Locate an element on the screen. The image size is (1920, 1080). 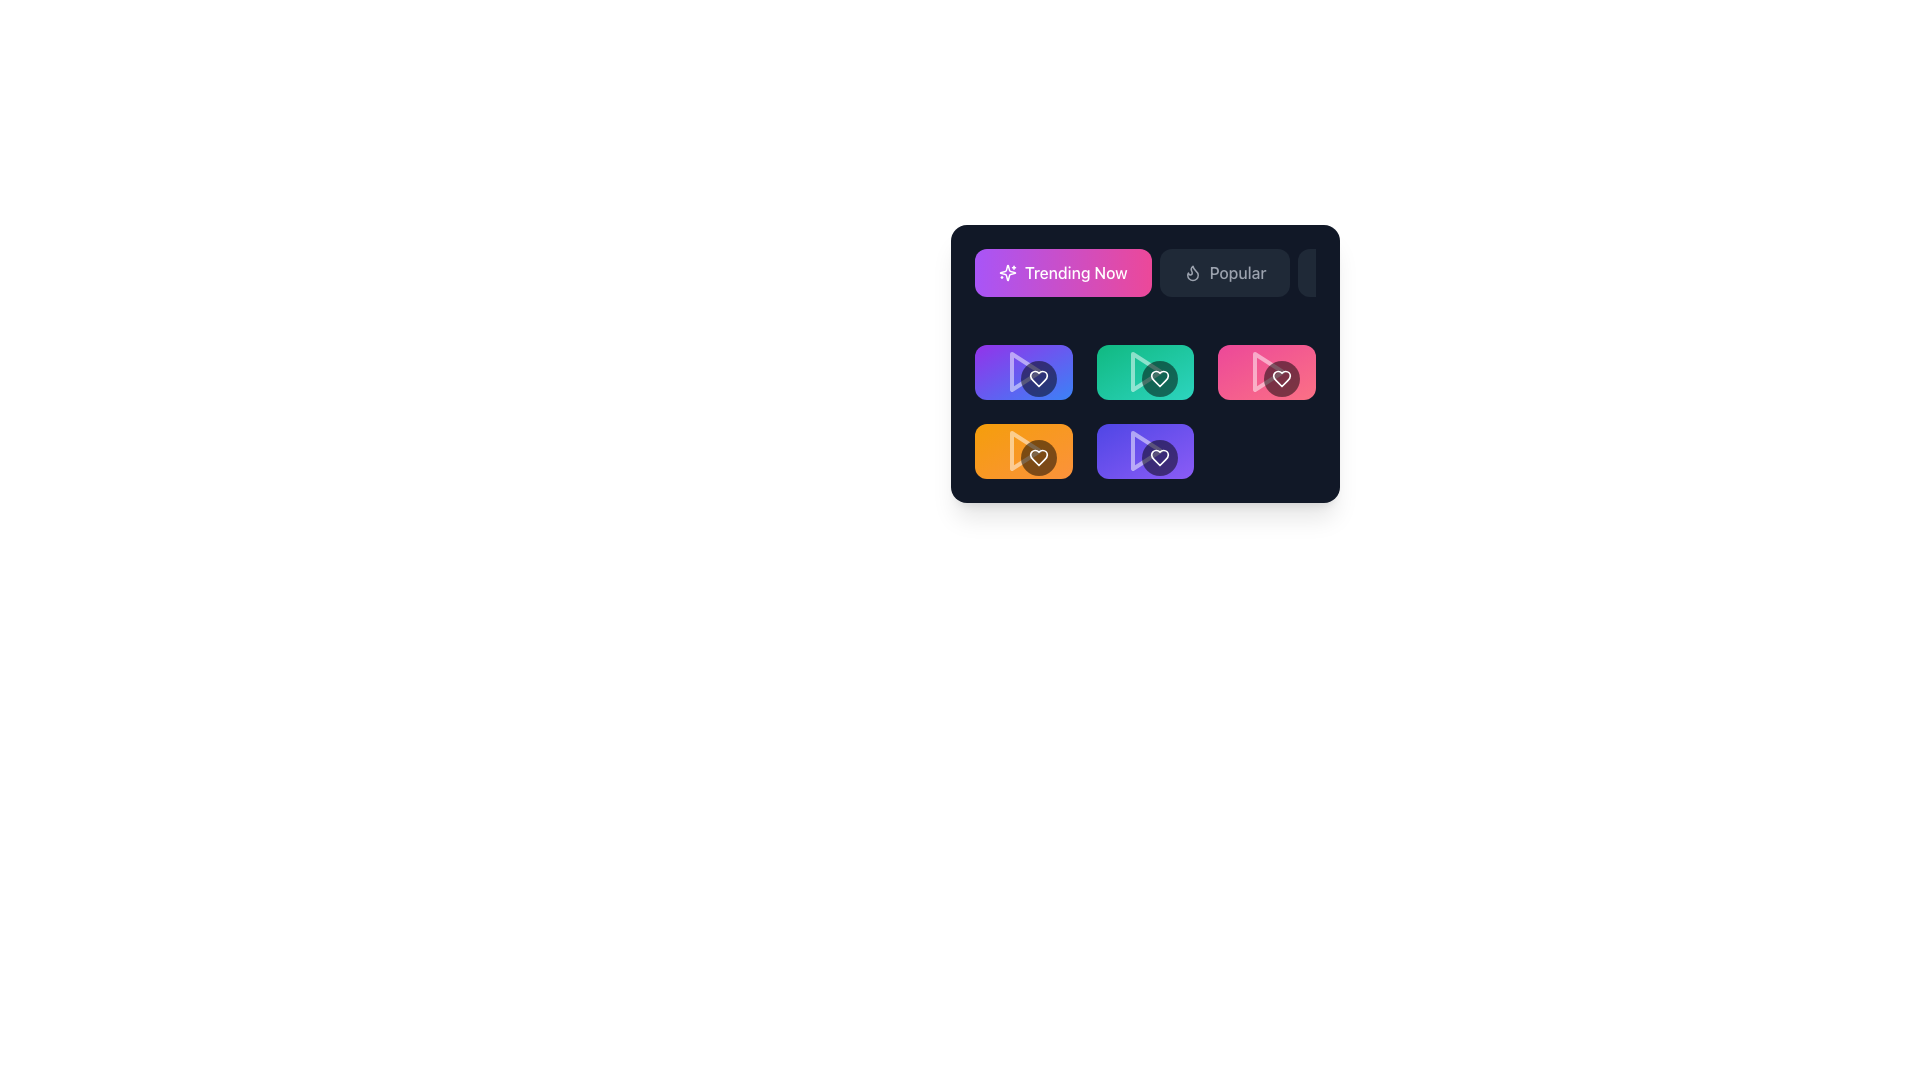
the Interactive count display button, which shows '234K' in bold white font and a thumbs-up icon, to observe its hover effects is located at coordinates (1038, 363).